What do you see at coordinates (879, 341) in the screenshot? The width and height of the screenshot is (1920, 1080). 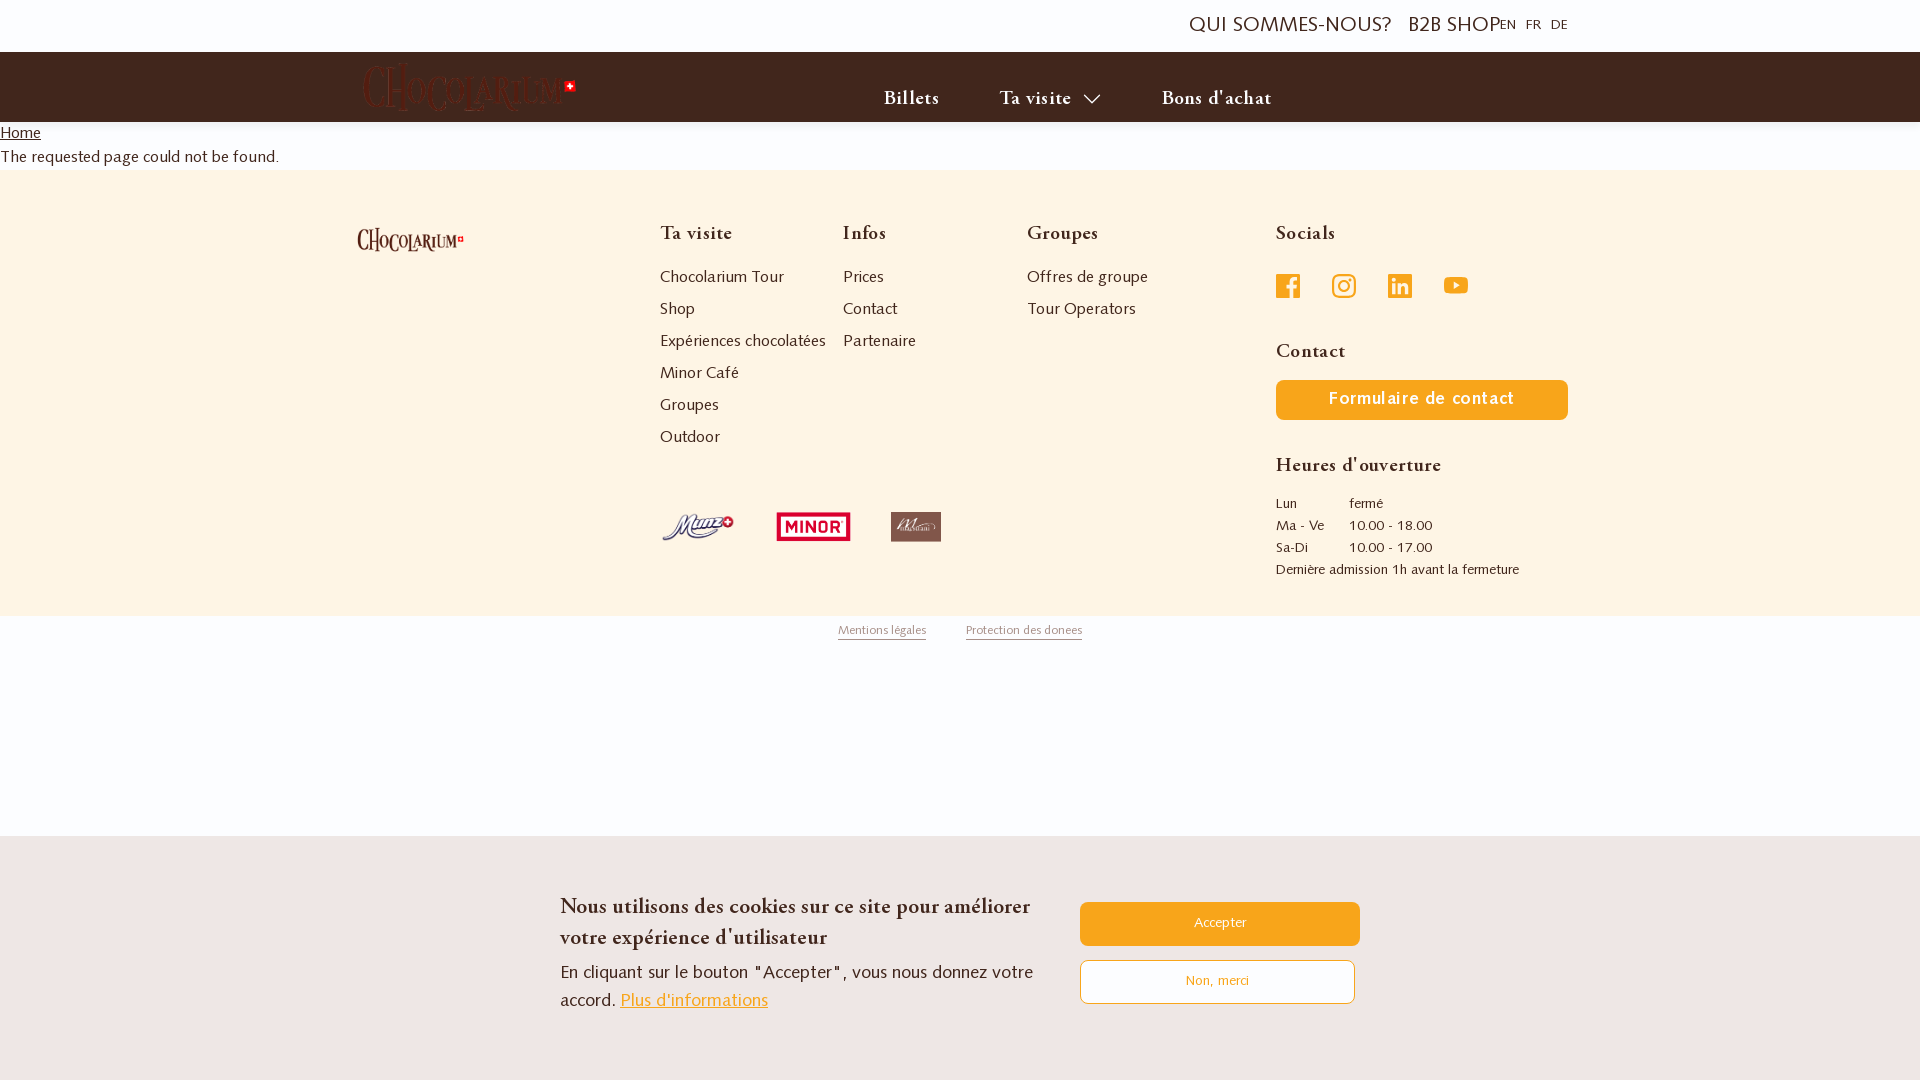 I see `'Partenaire'` at bounding box center [879, 341].